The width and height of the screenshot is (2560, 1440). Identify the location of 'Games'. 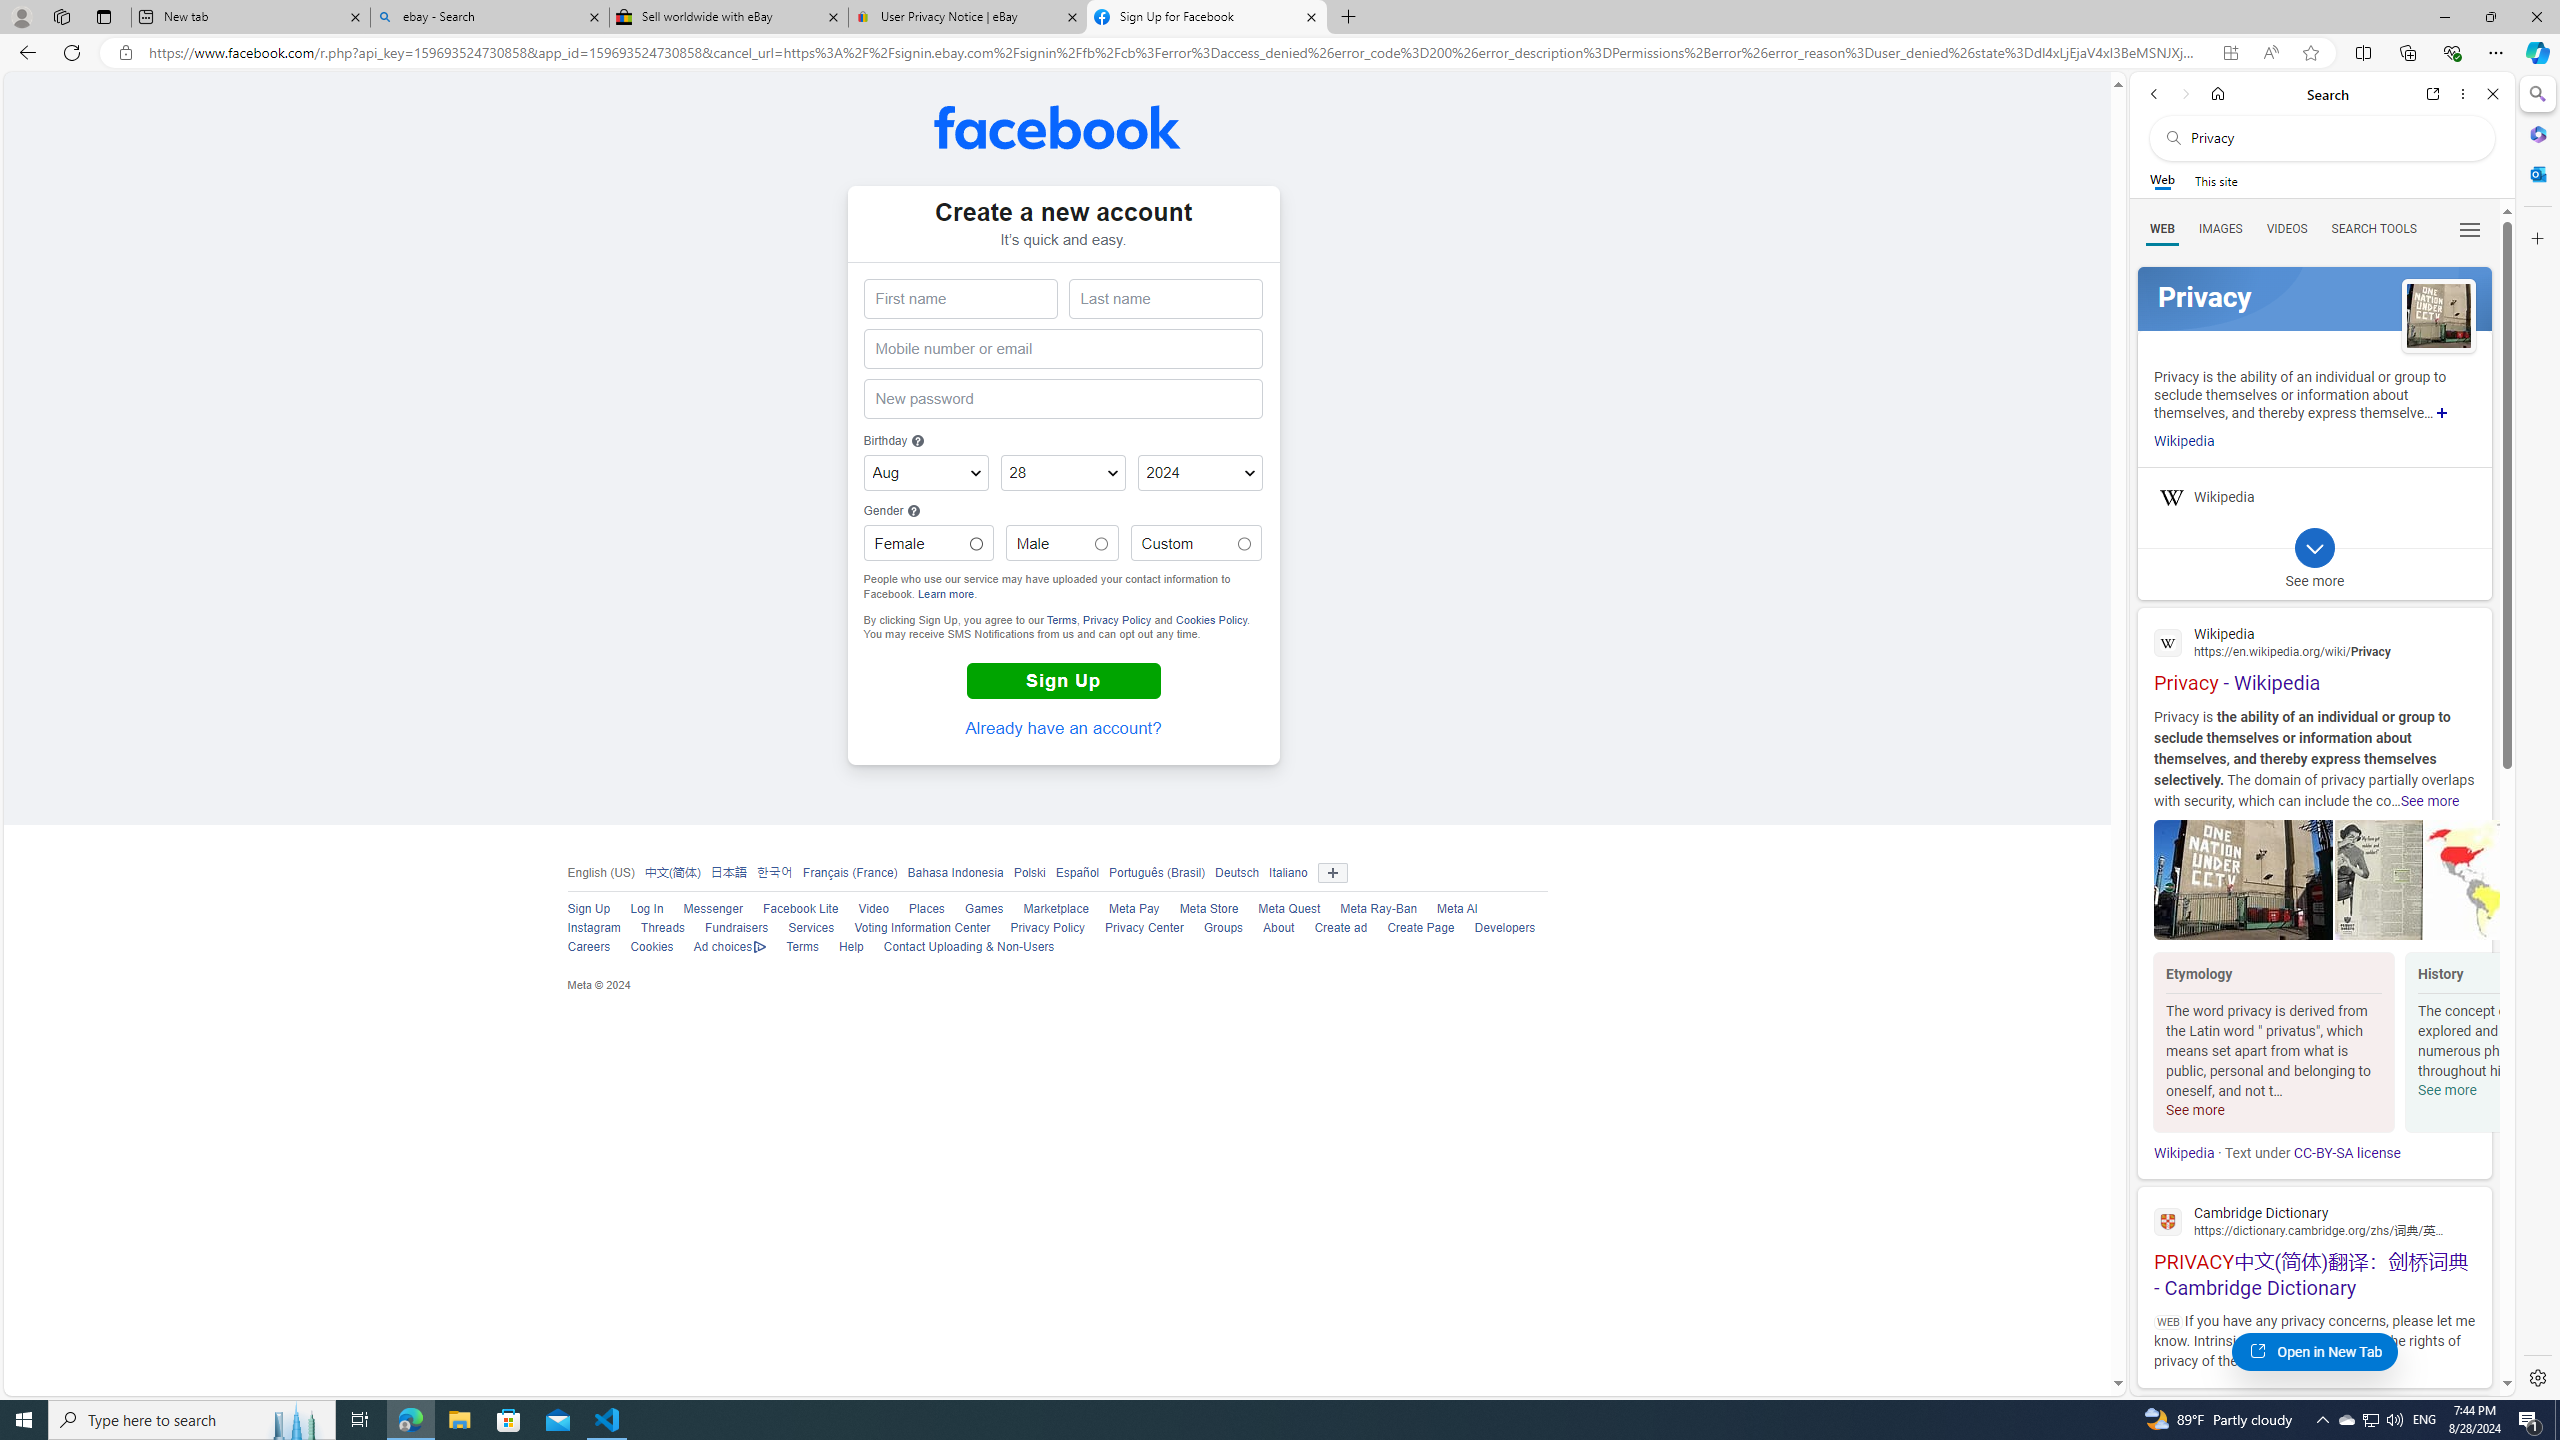
(983, 908).